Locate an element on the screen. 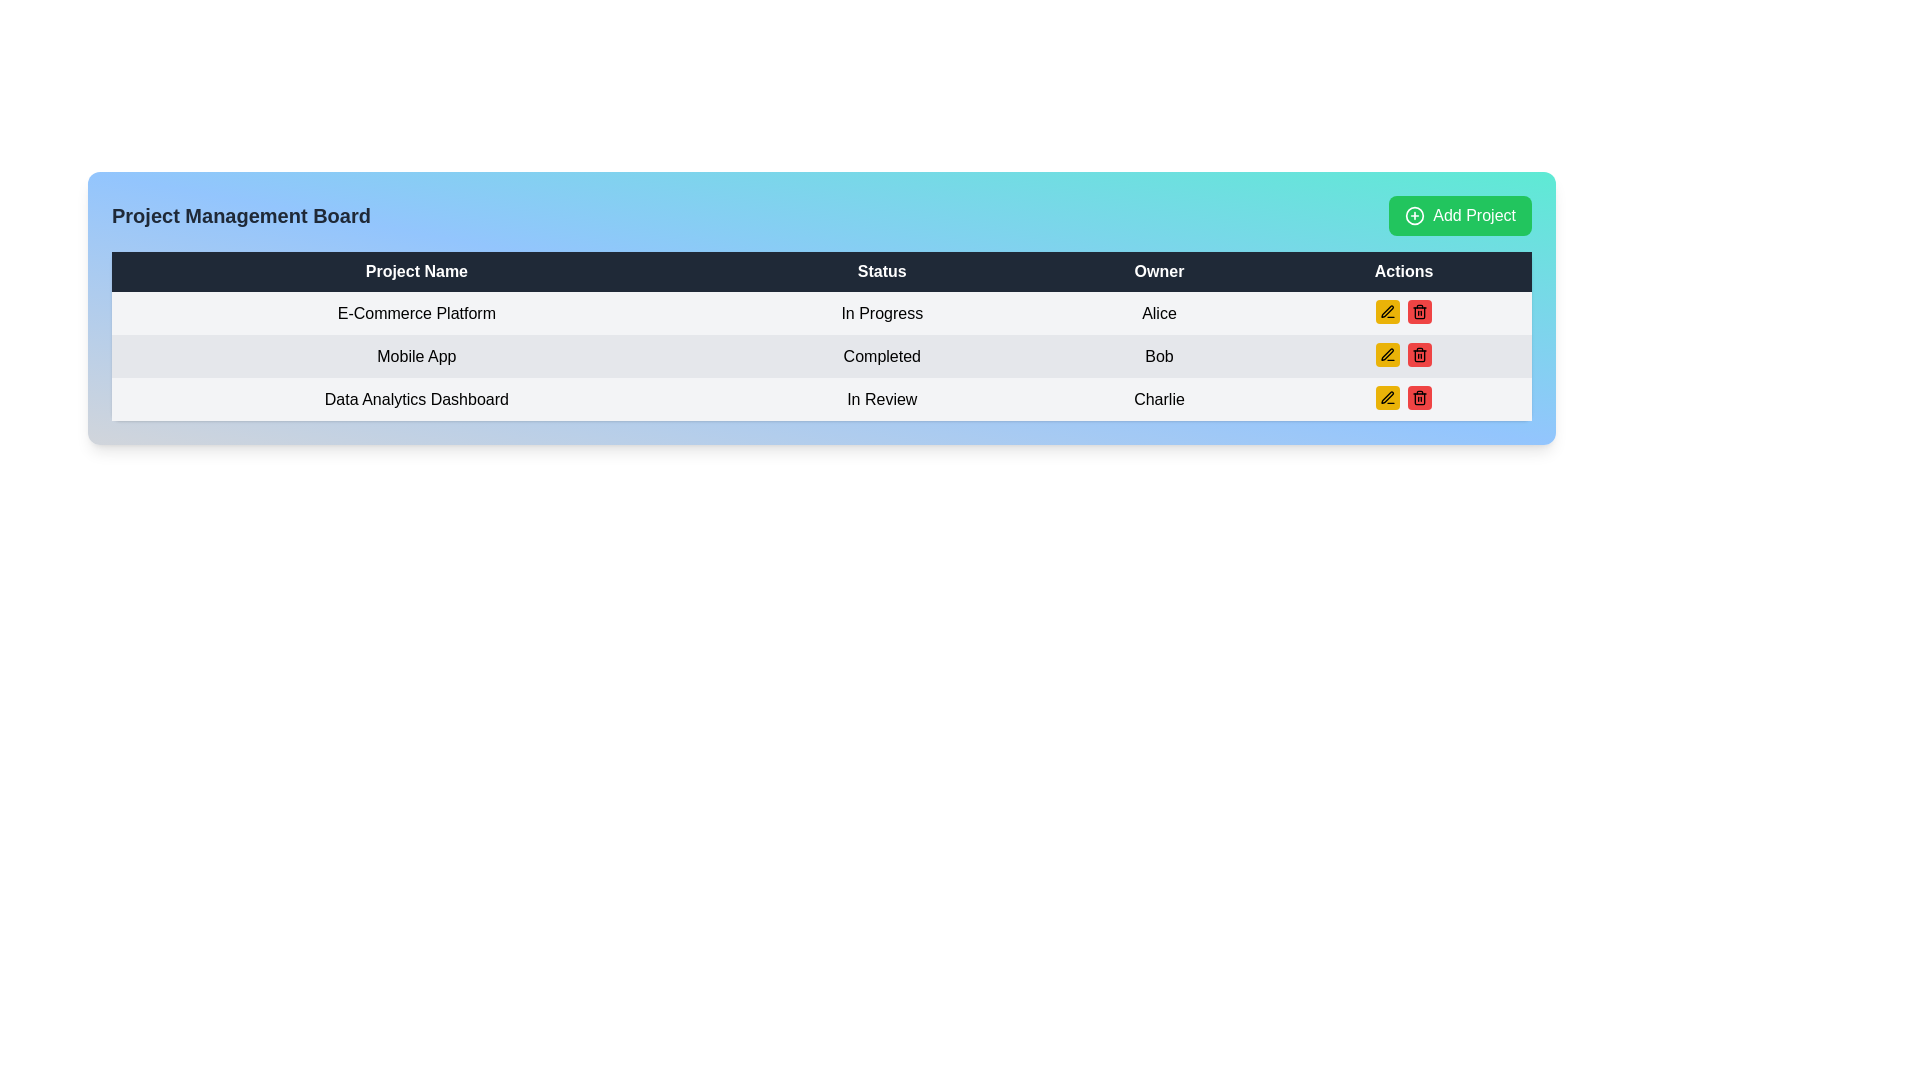 This screenshot has height=1080, width=1920. the edit button in the Actions column for the row associated with Alice is located at coordinates (1386, 312).